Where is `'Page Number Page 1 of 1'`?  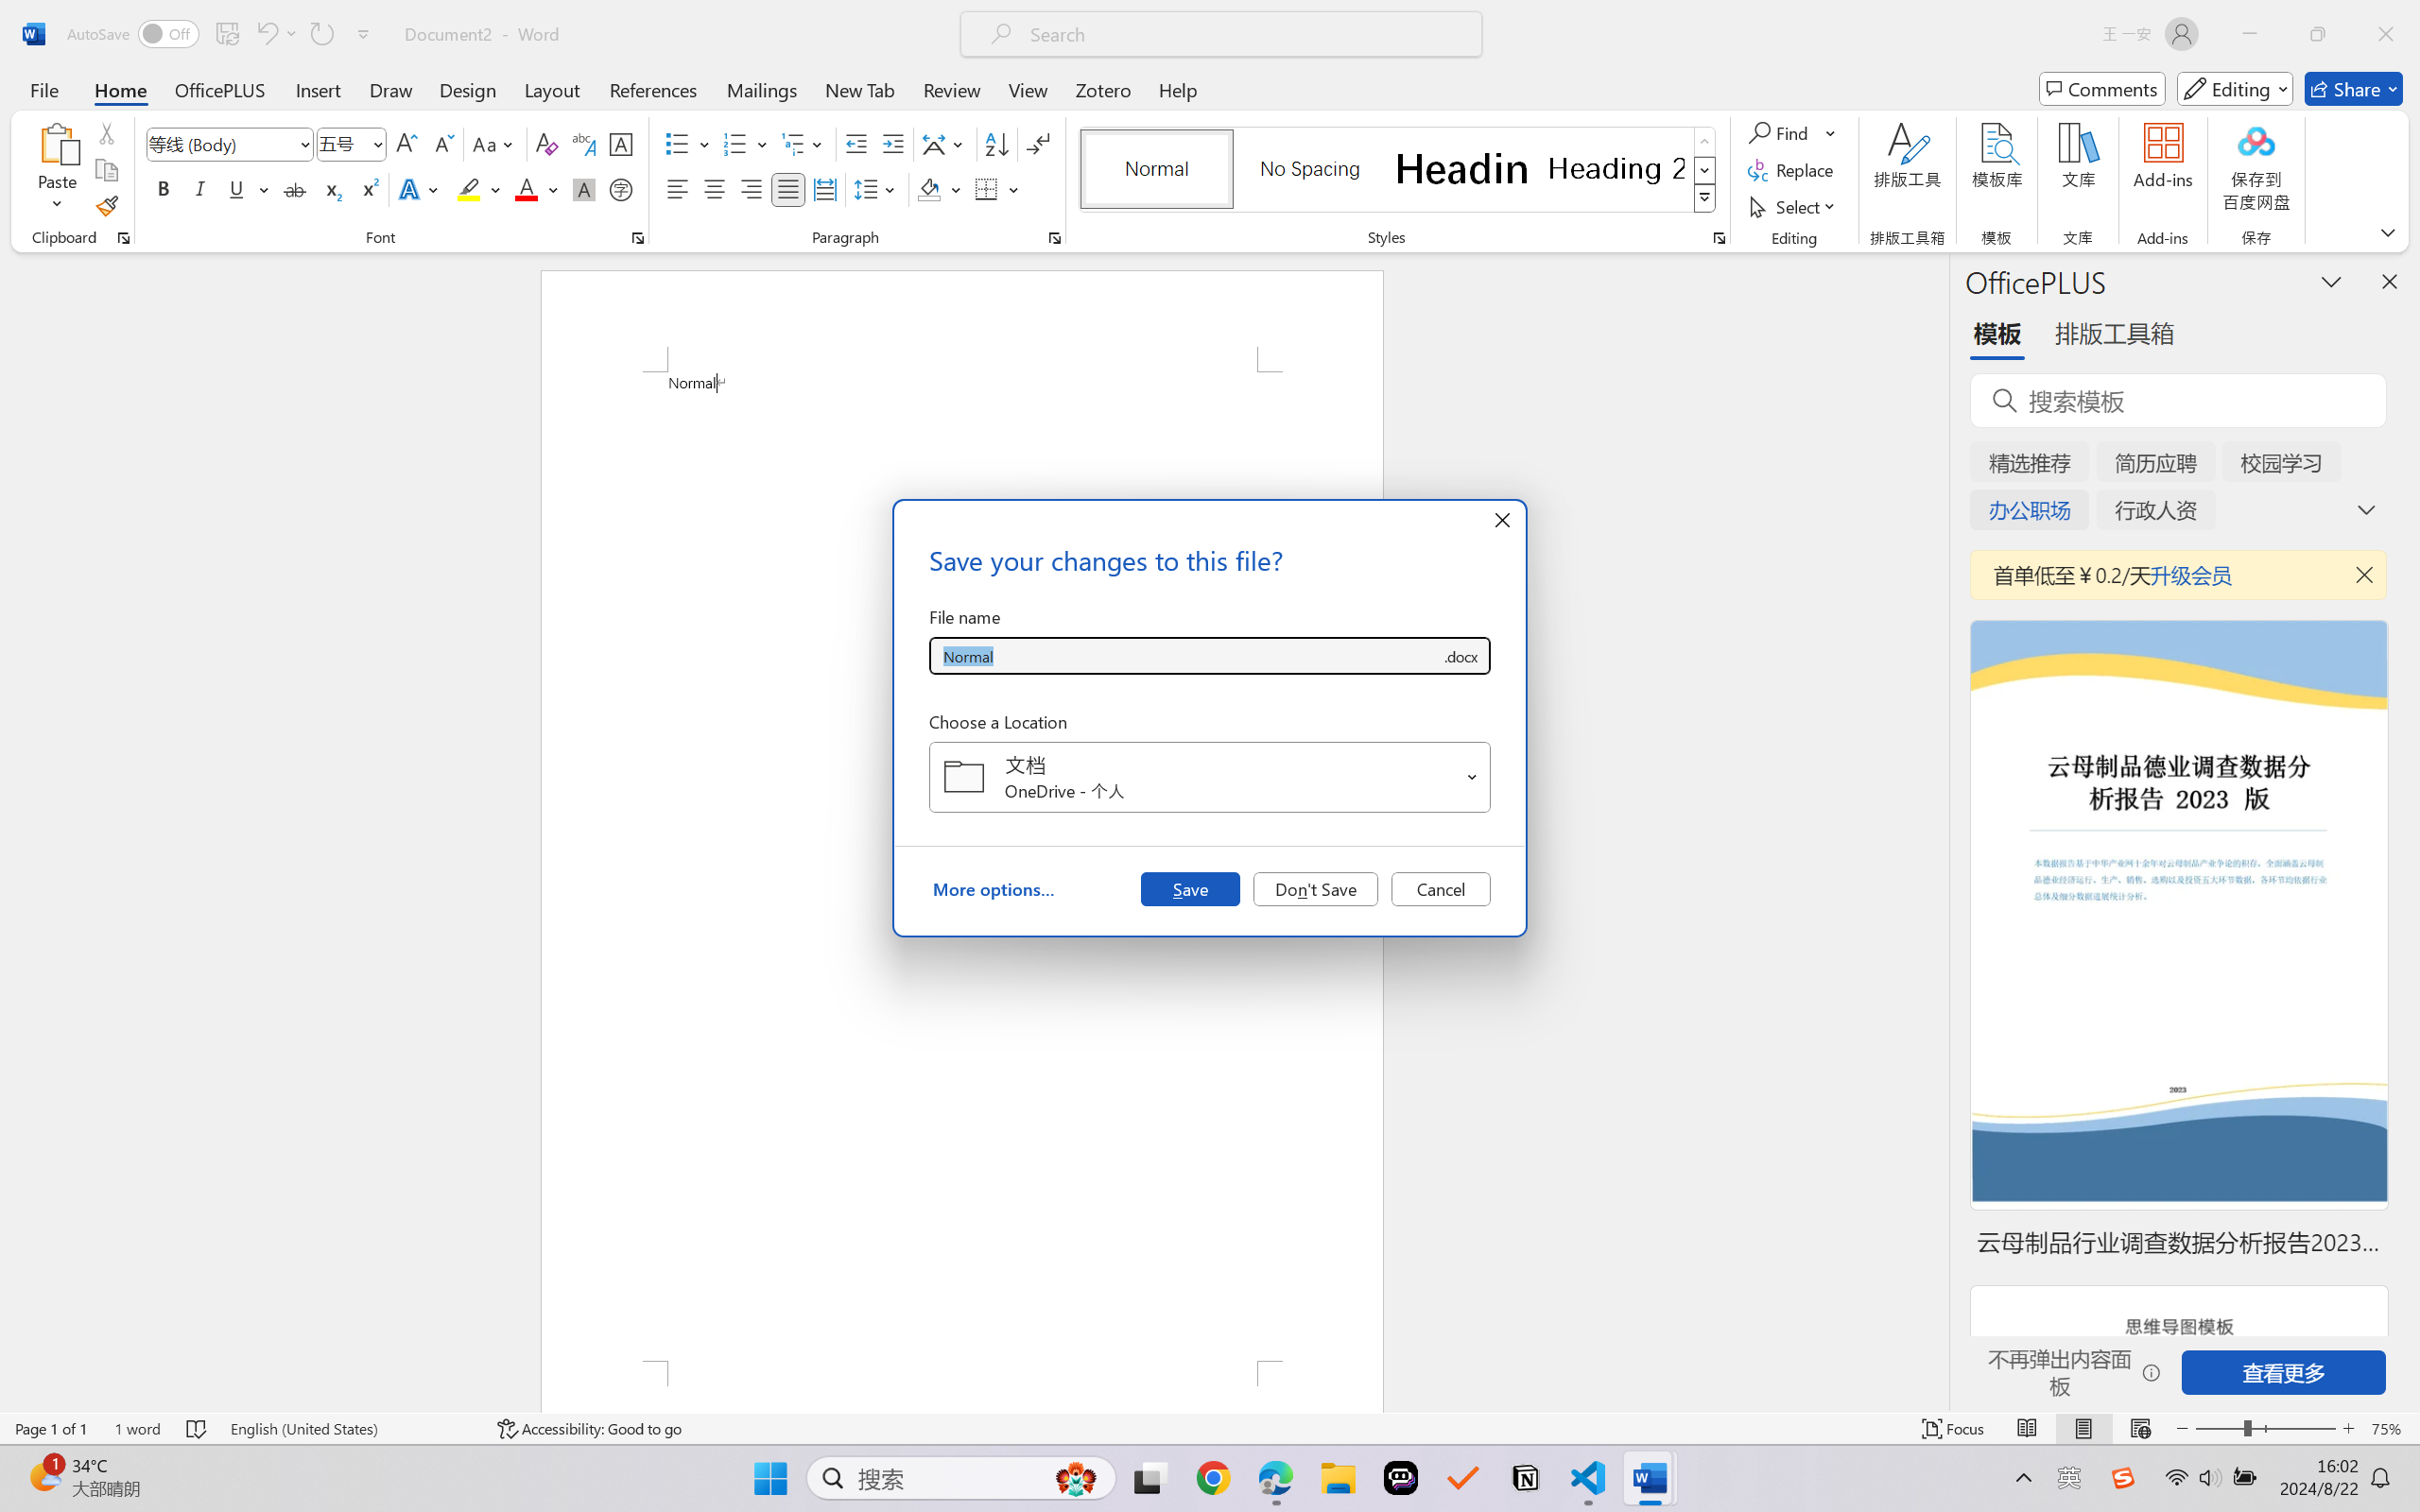
'Page Number Page 1 of 1' is located at coordinates (52, 1428).